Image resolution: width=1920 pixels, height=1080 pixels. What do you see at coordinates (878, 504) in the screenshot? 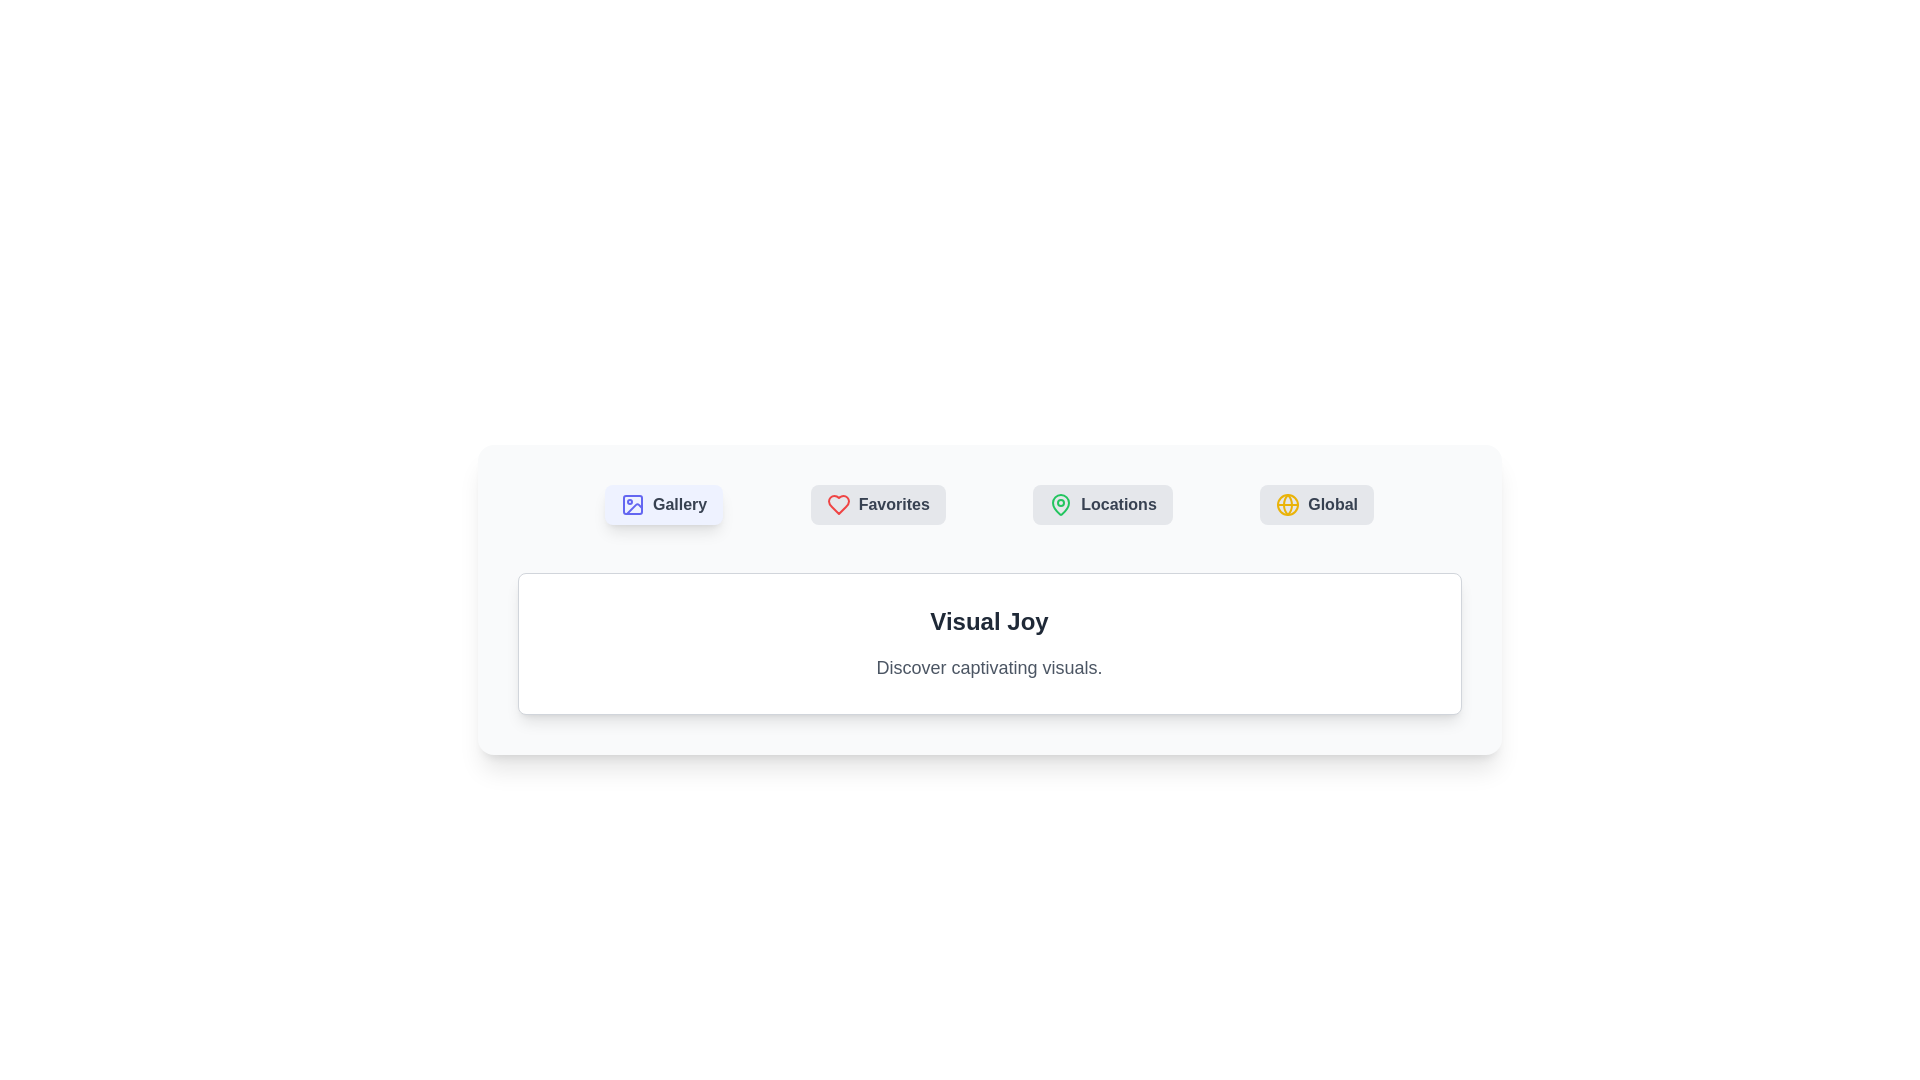
I see `the tab labeled Favorites to observe its hover effect` at bounding box center [878, 504].